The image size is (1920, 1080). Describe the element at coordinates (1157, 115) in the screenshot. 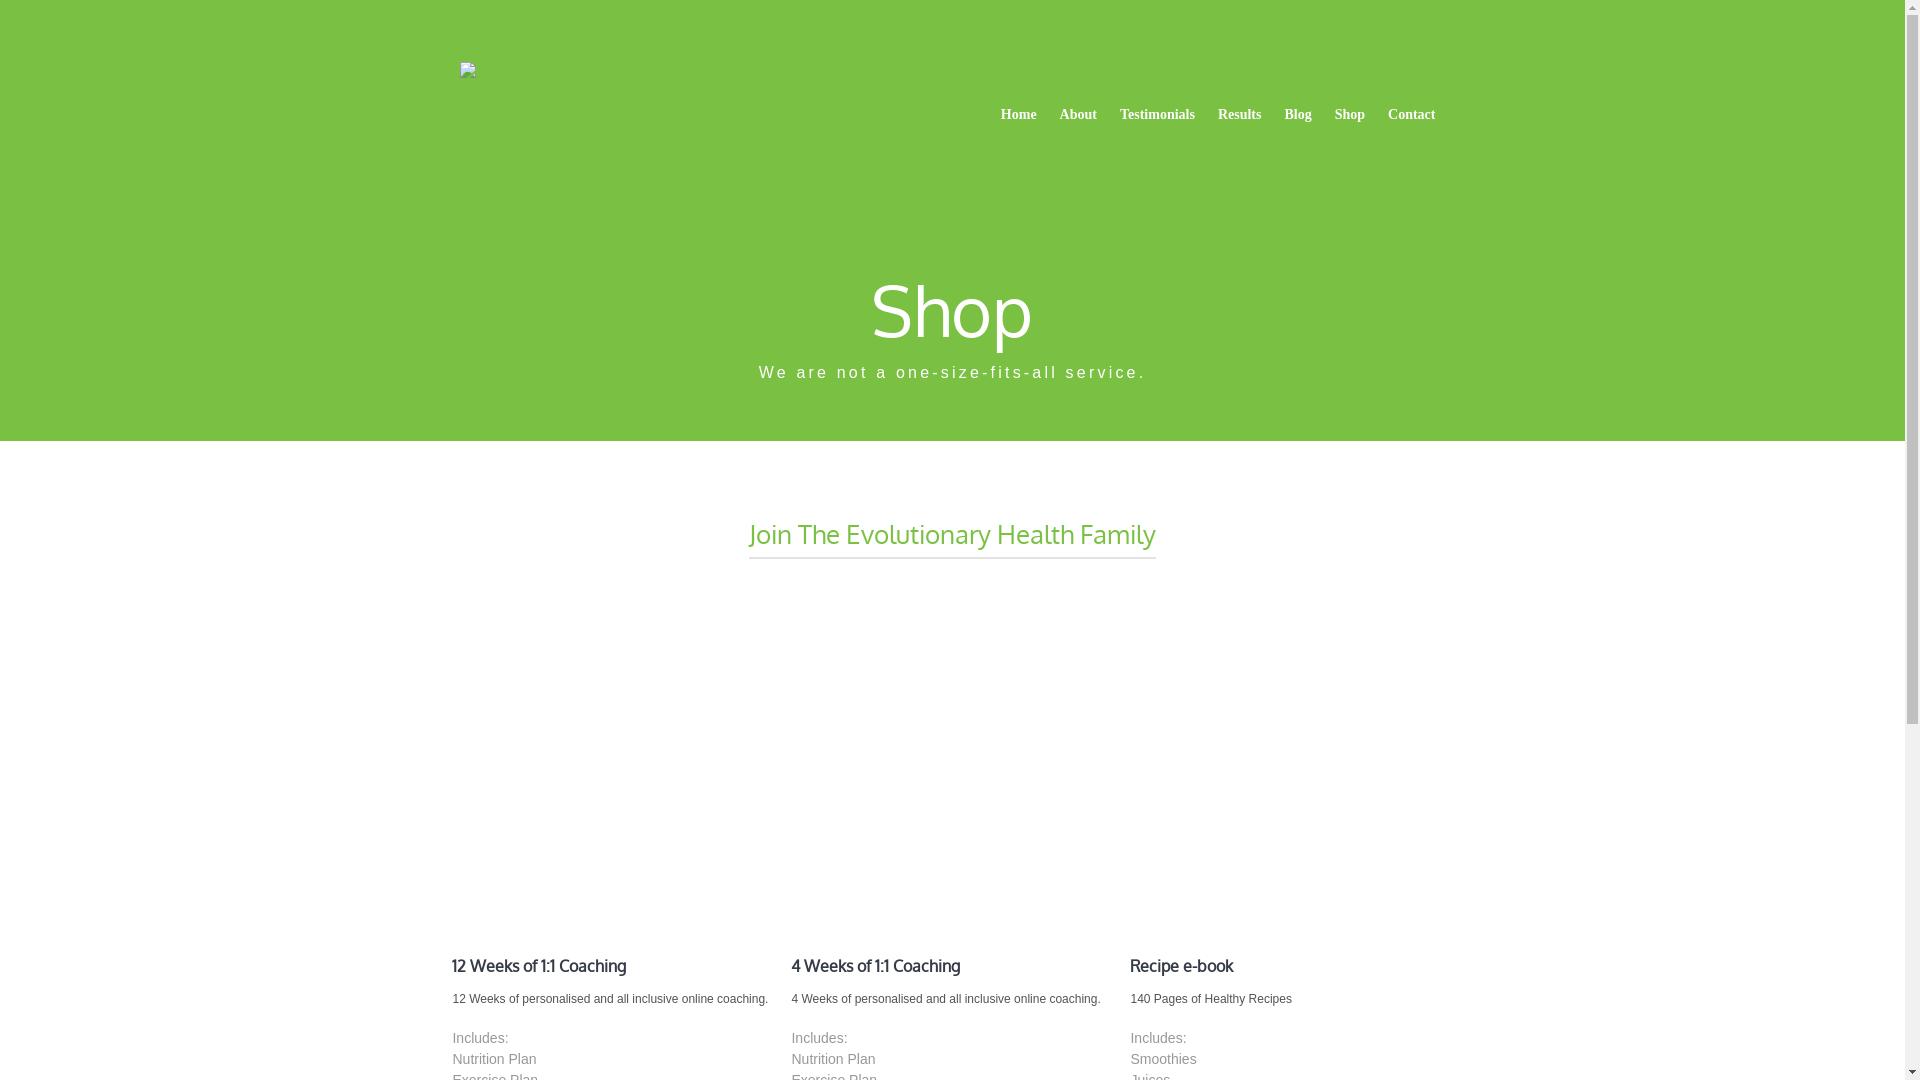

I see `'Testimonials'` at that location.